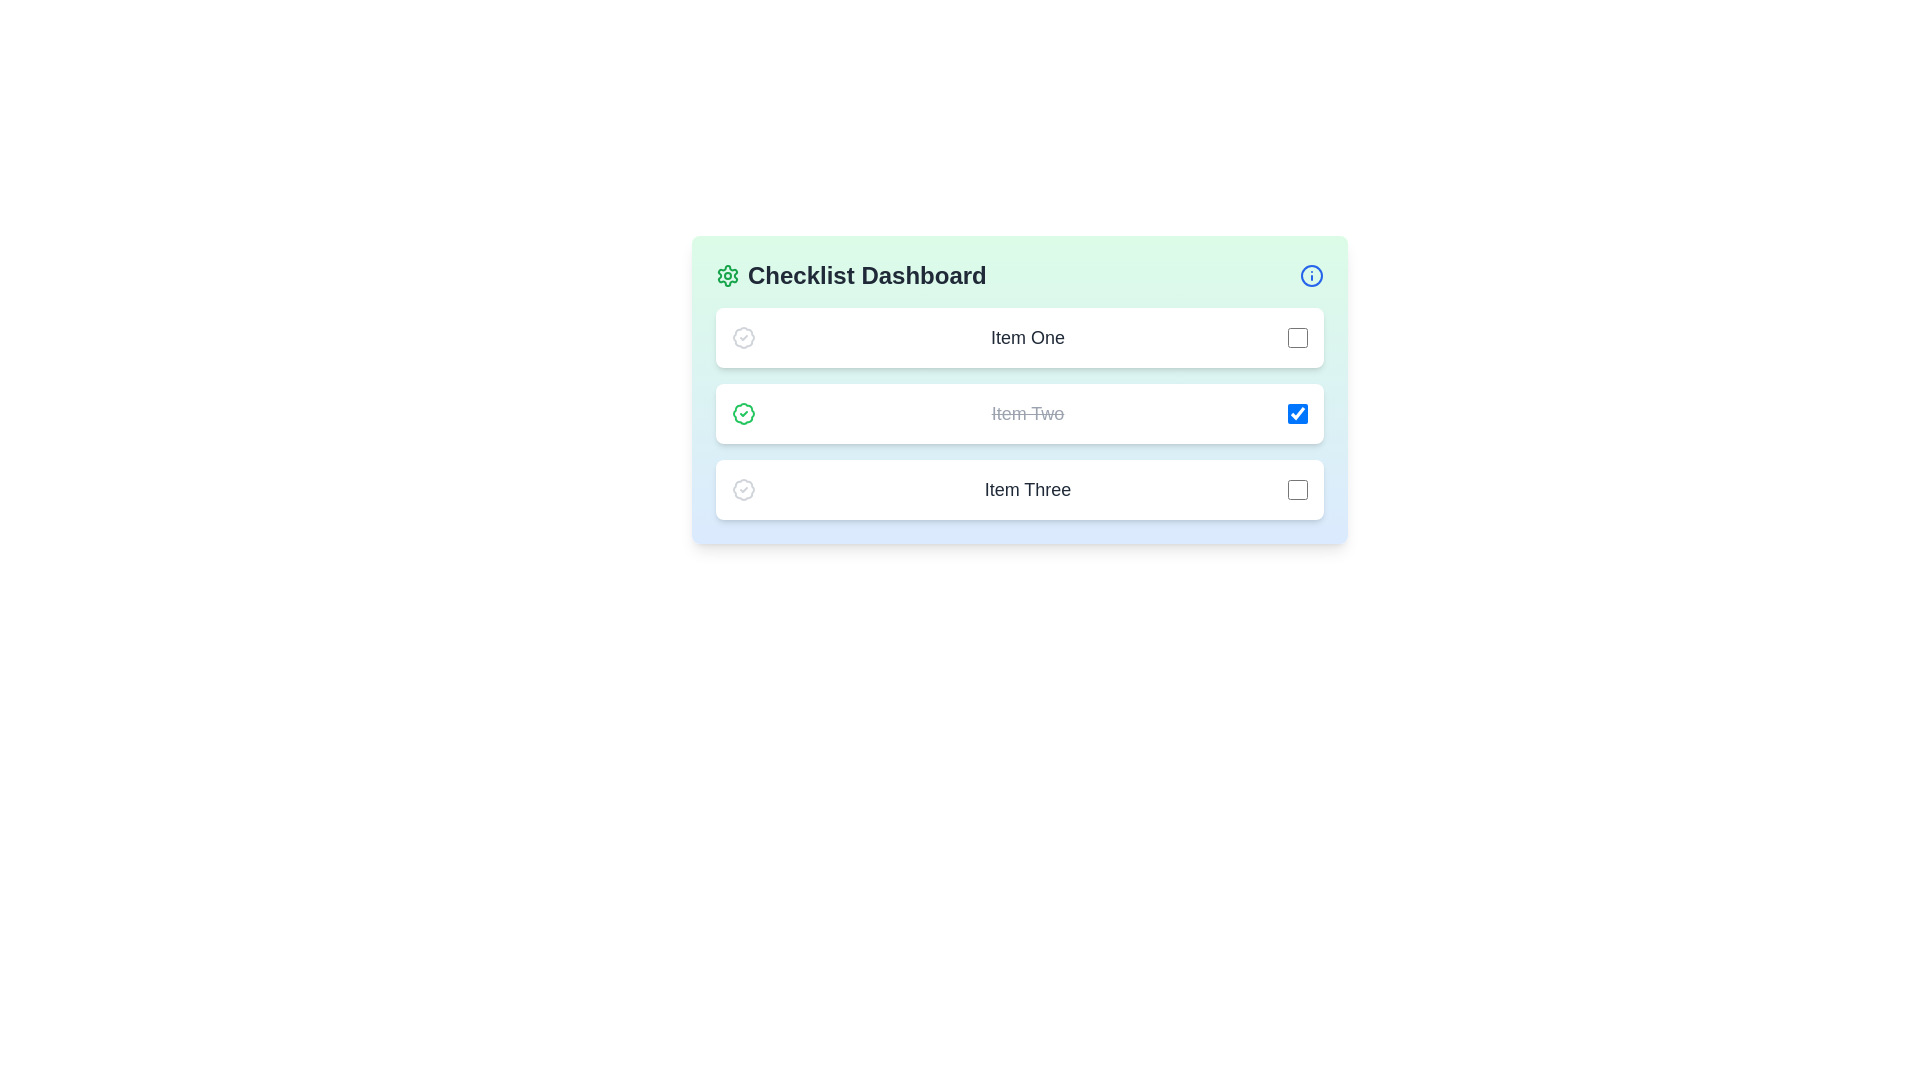 Image resolution: width=1920 pixels, height=1080 pixels. Describe the element at coordinates (1311, 276) in the screenshot. I see `the informational icon located at the far right of the 'Checklist Dashboard' header bar to provide additional details or guidance` at that location.